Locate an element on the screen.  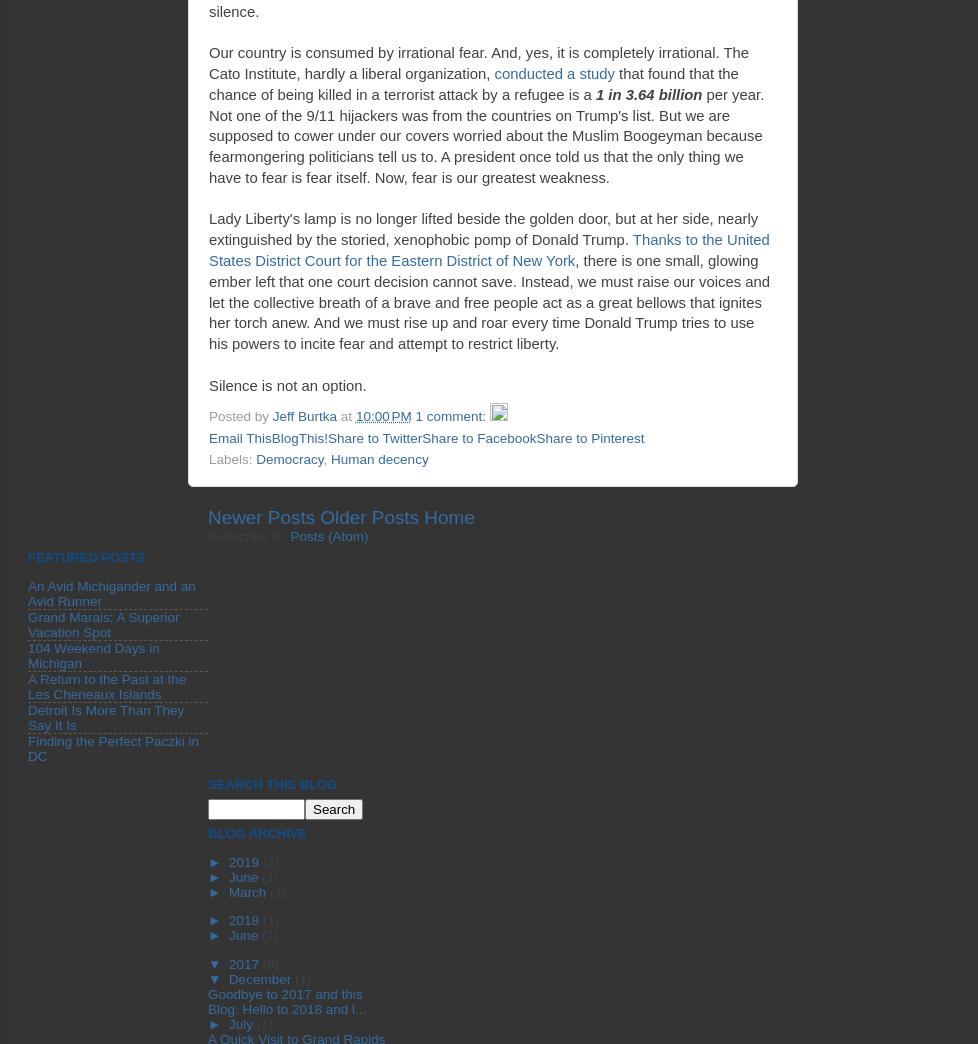
'104 Weekend Days in Michigan' is located at coordinates (93, 654).